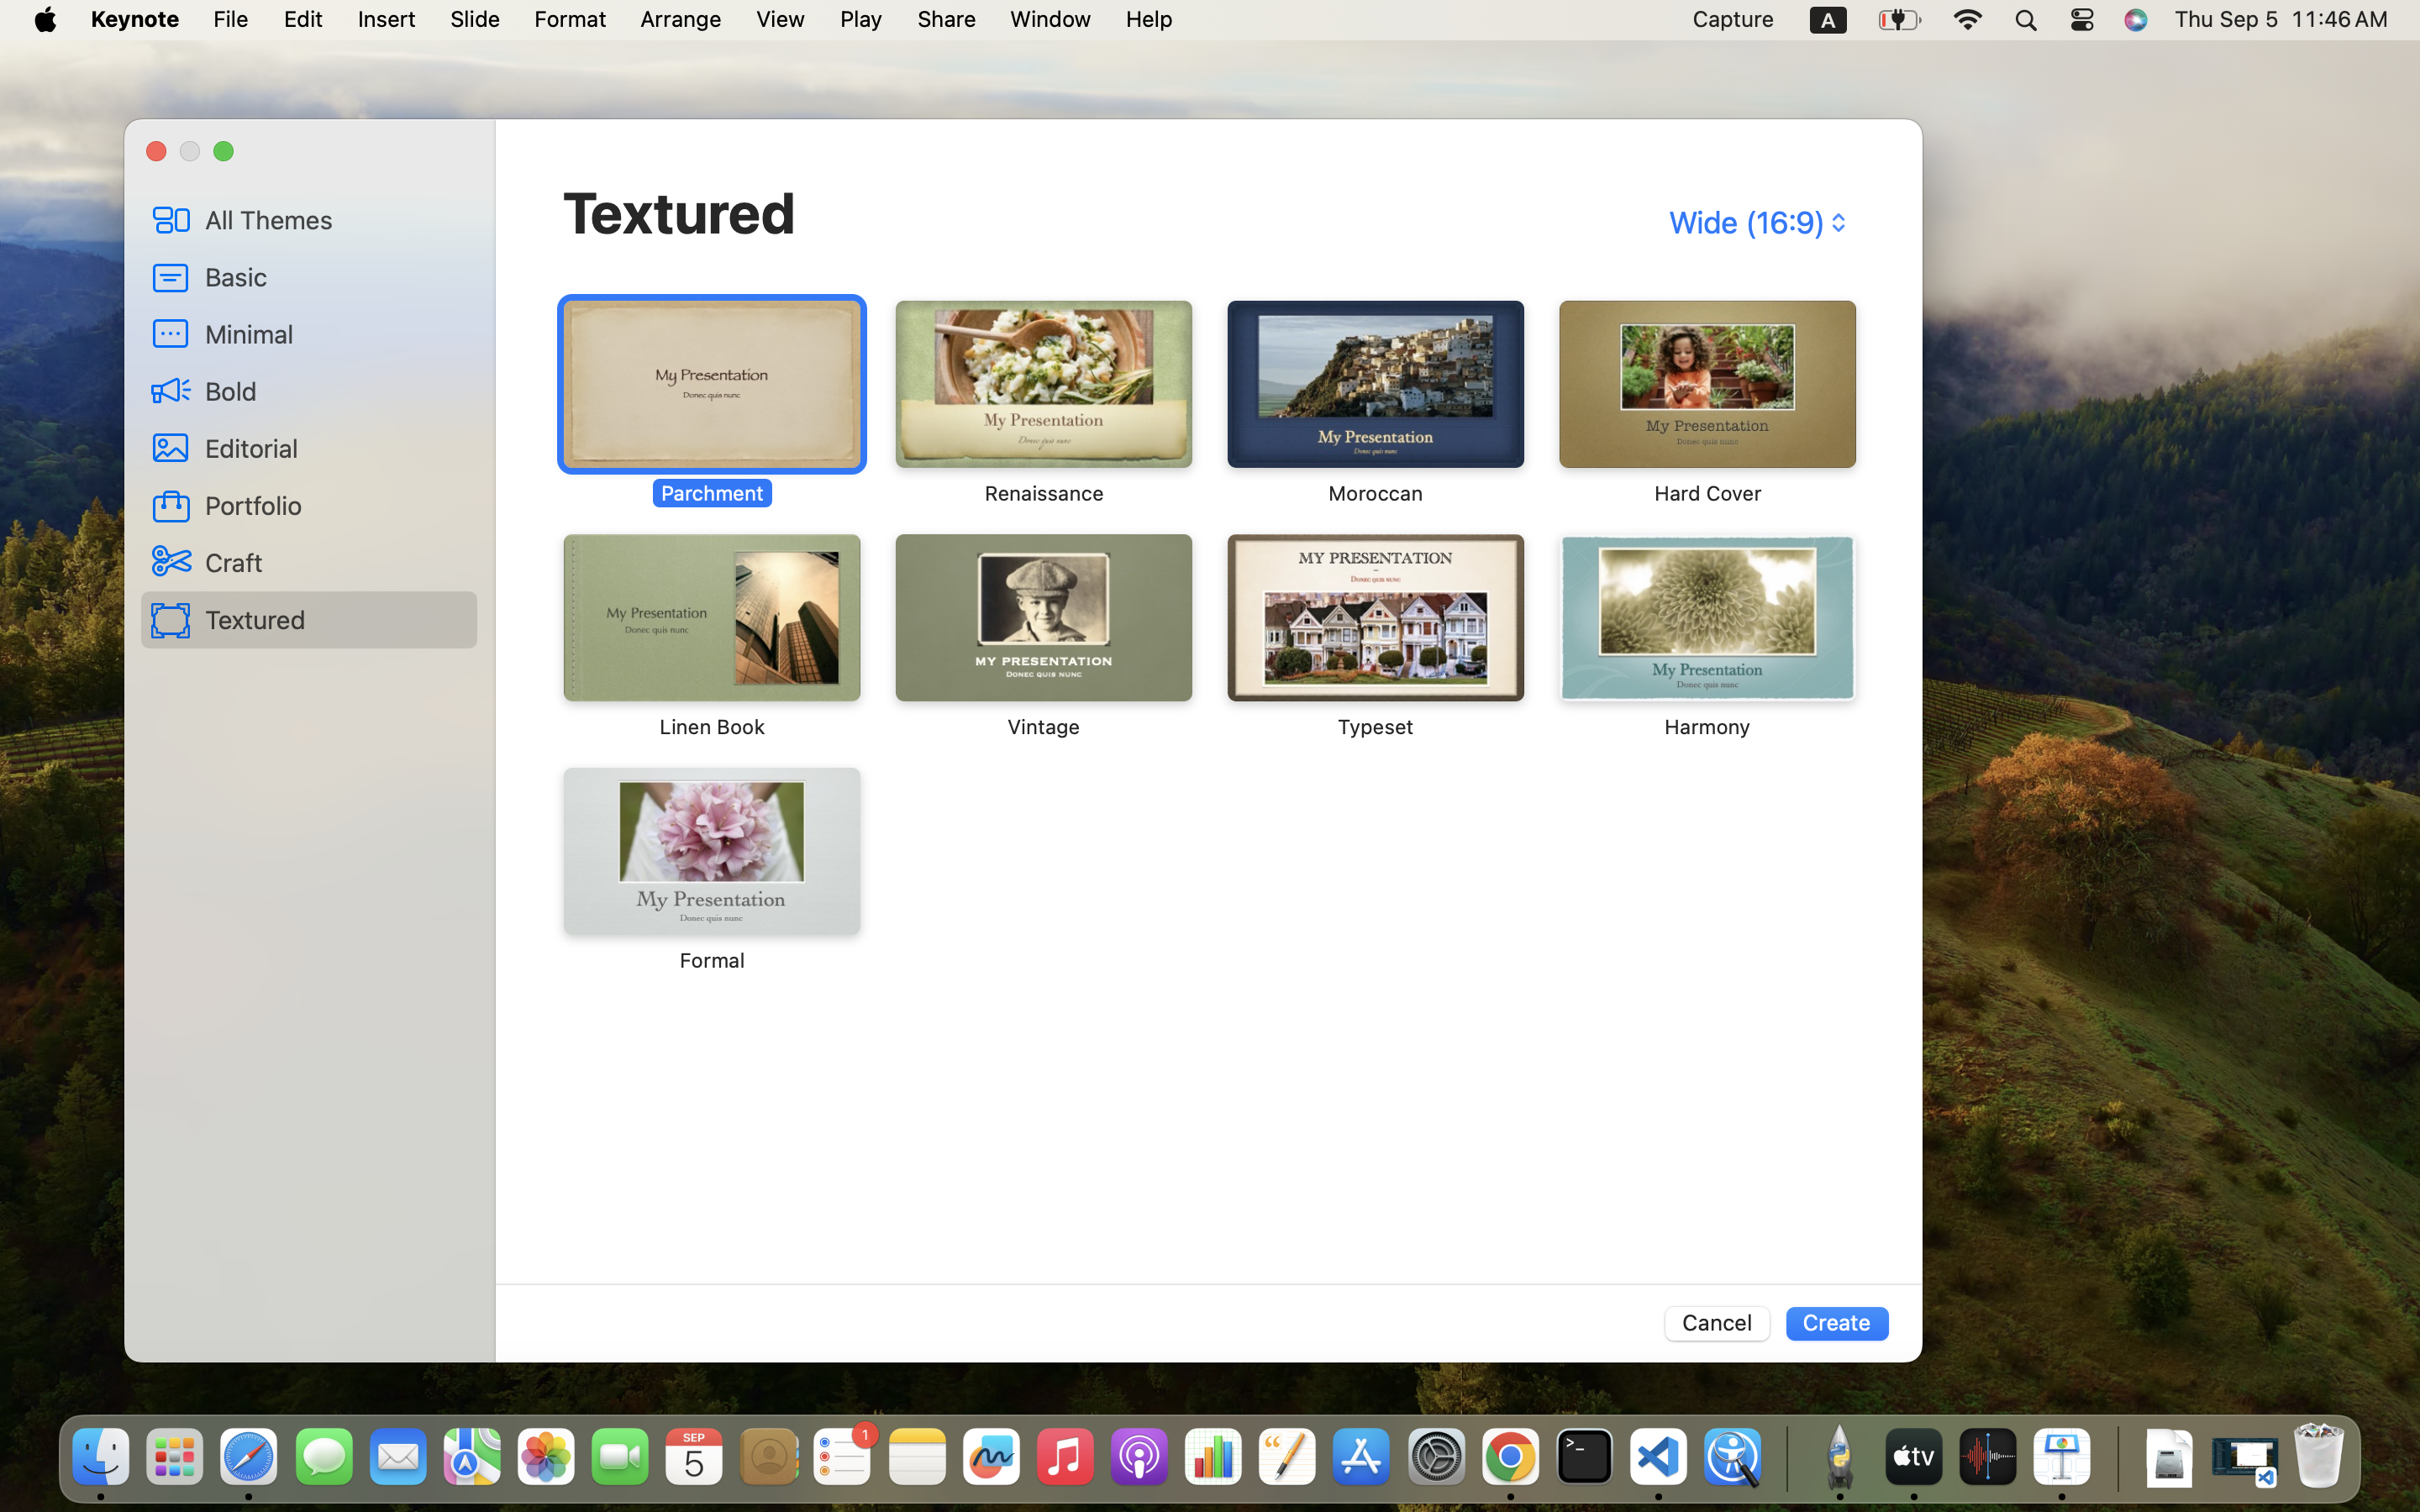  What do you see at coordinates (1374, 635) in the screenshot?
I see `'‎⁨Typeset⁩'` at bounding box center [1374, 635].